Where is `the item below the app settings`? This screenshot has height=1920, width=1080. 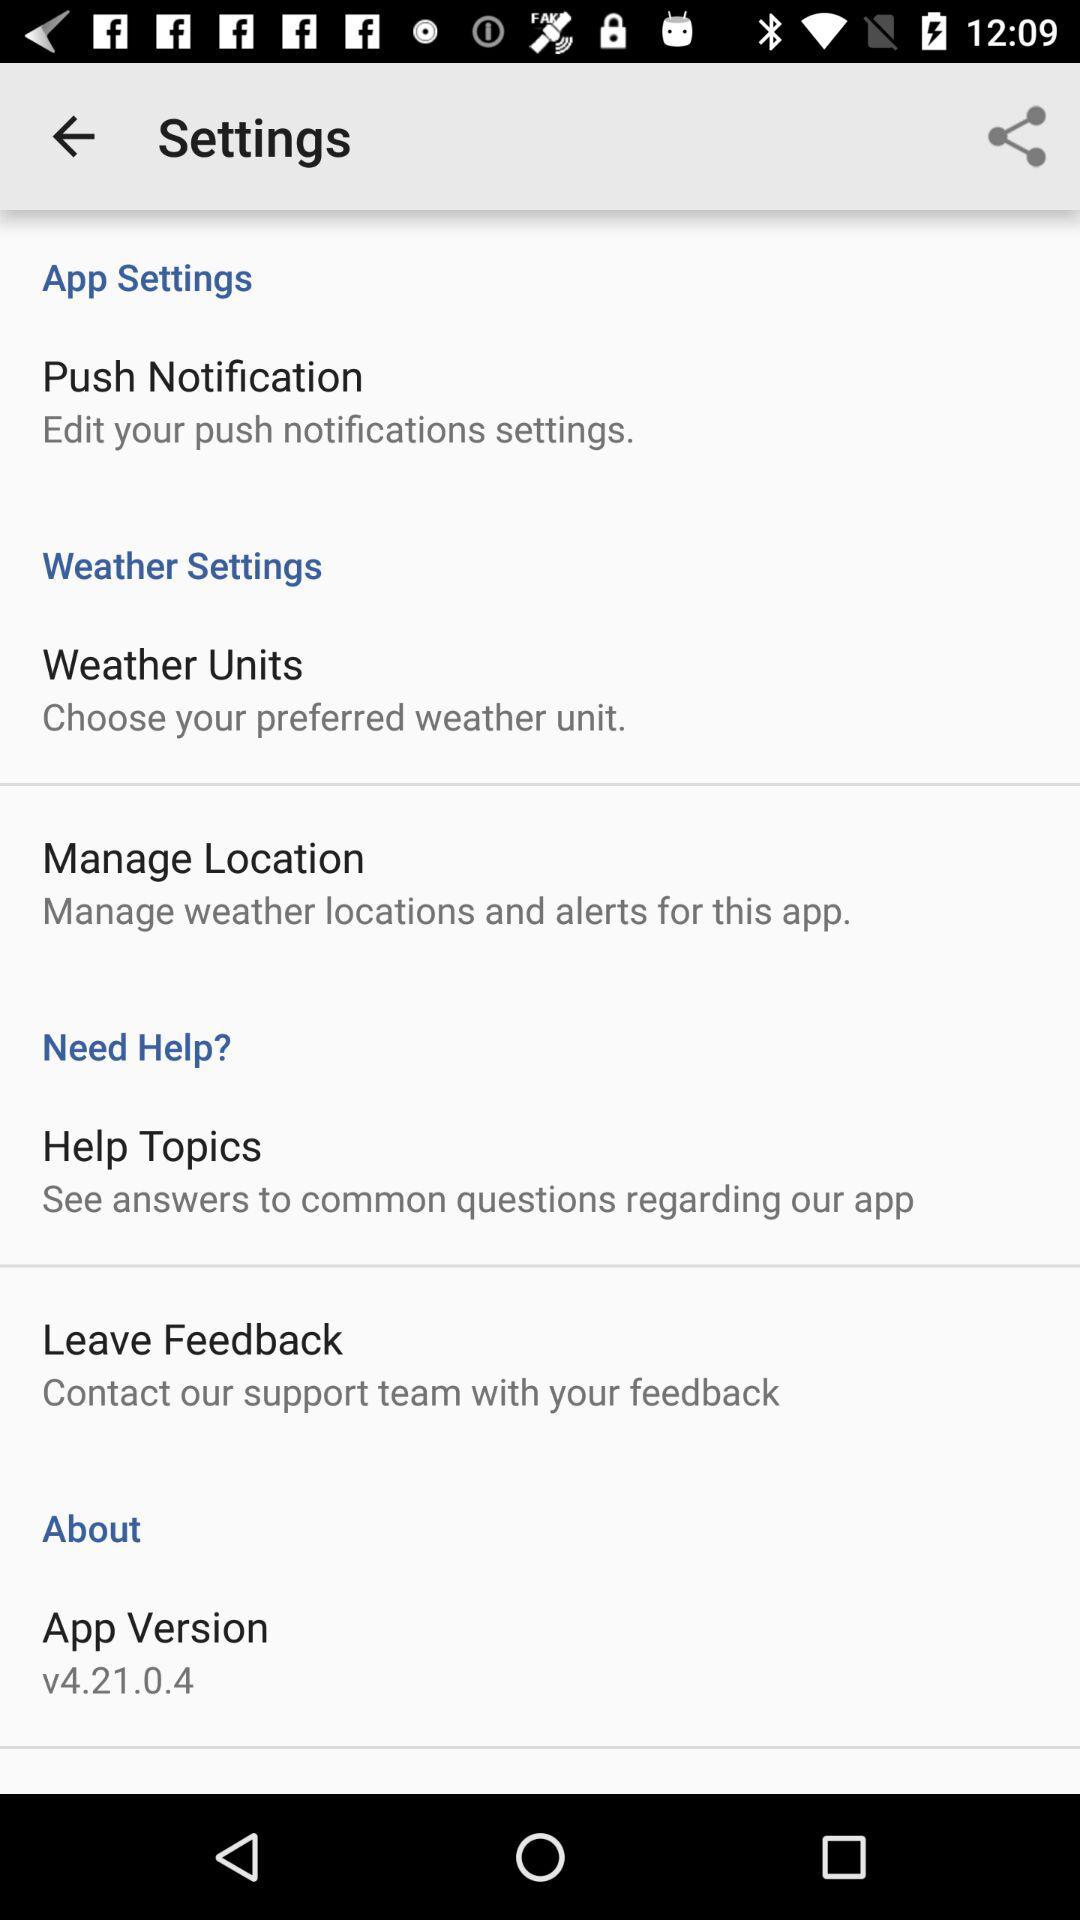
the item below the app settings is located at coordinates (202, 374).